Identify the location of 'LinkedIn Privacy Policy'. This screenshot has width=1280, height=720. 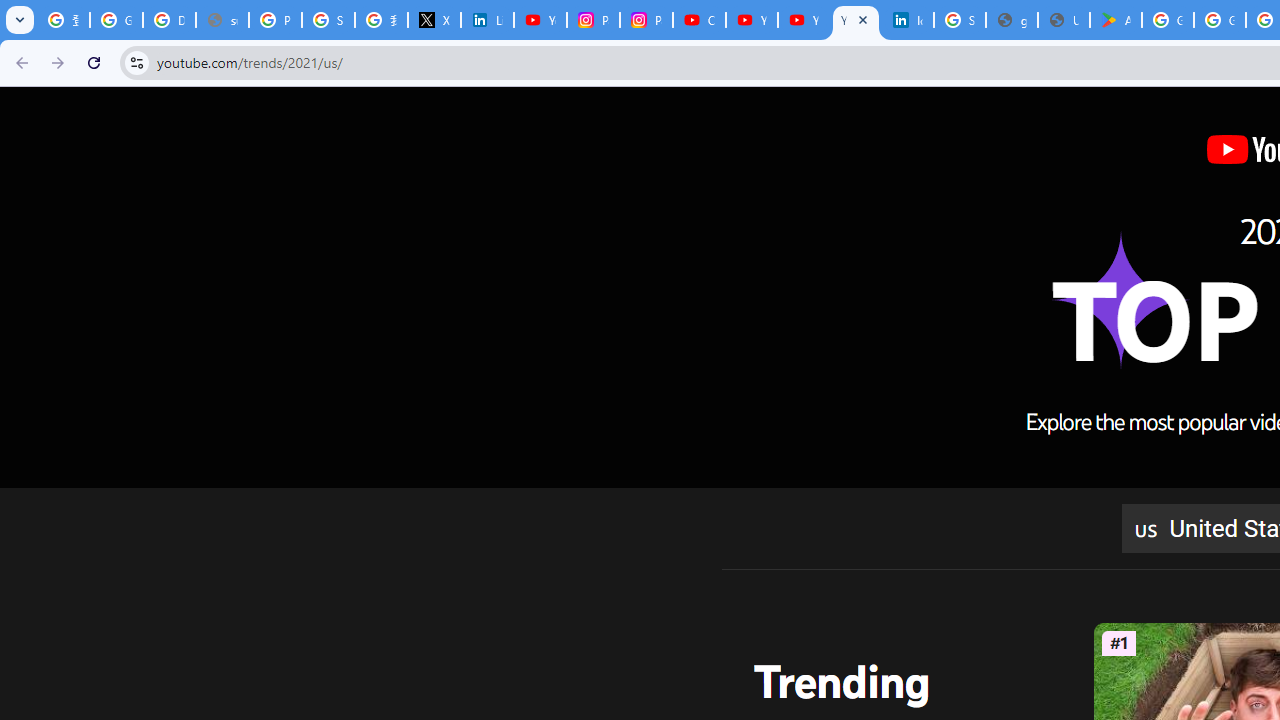
(487, 20).